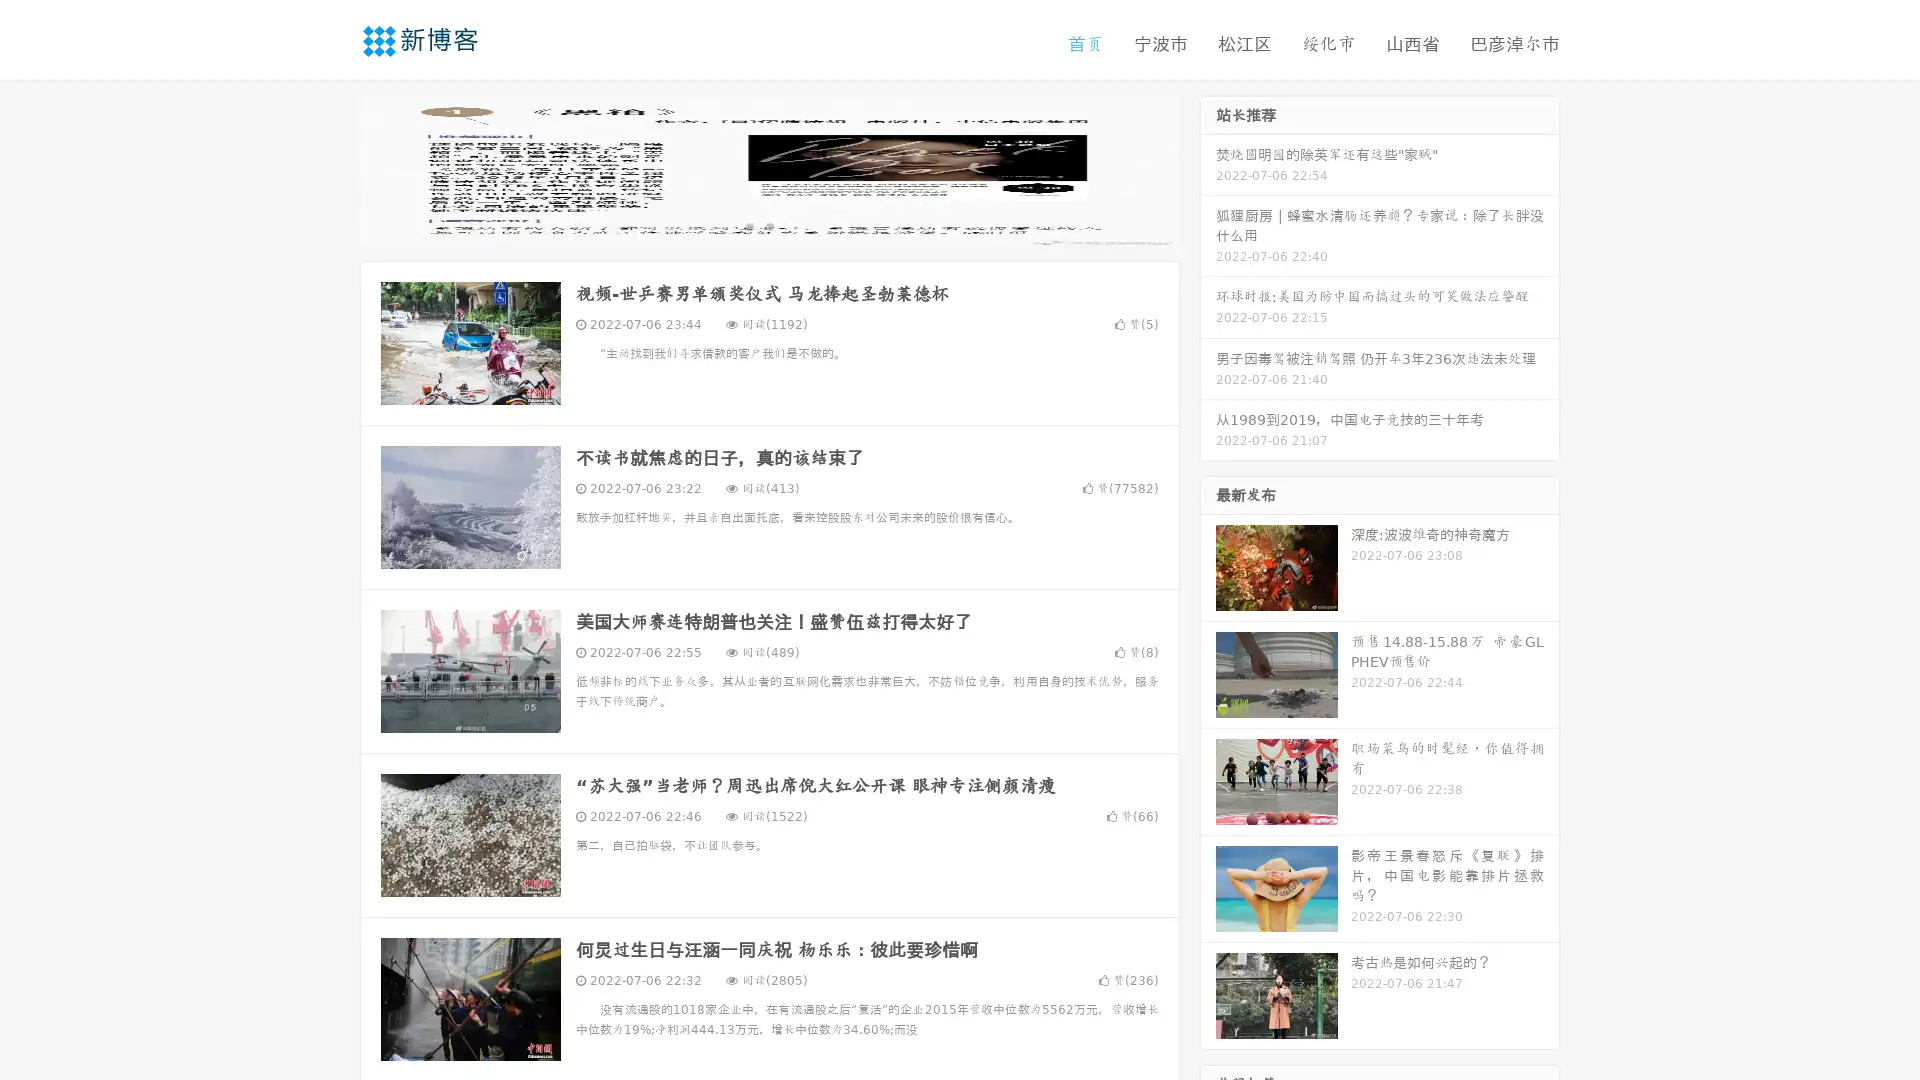  I want to click on Go to slide 2, so click(768, 225).